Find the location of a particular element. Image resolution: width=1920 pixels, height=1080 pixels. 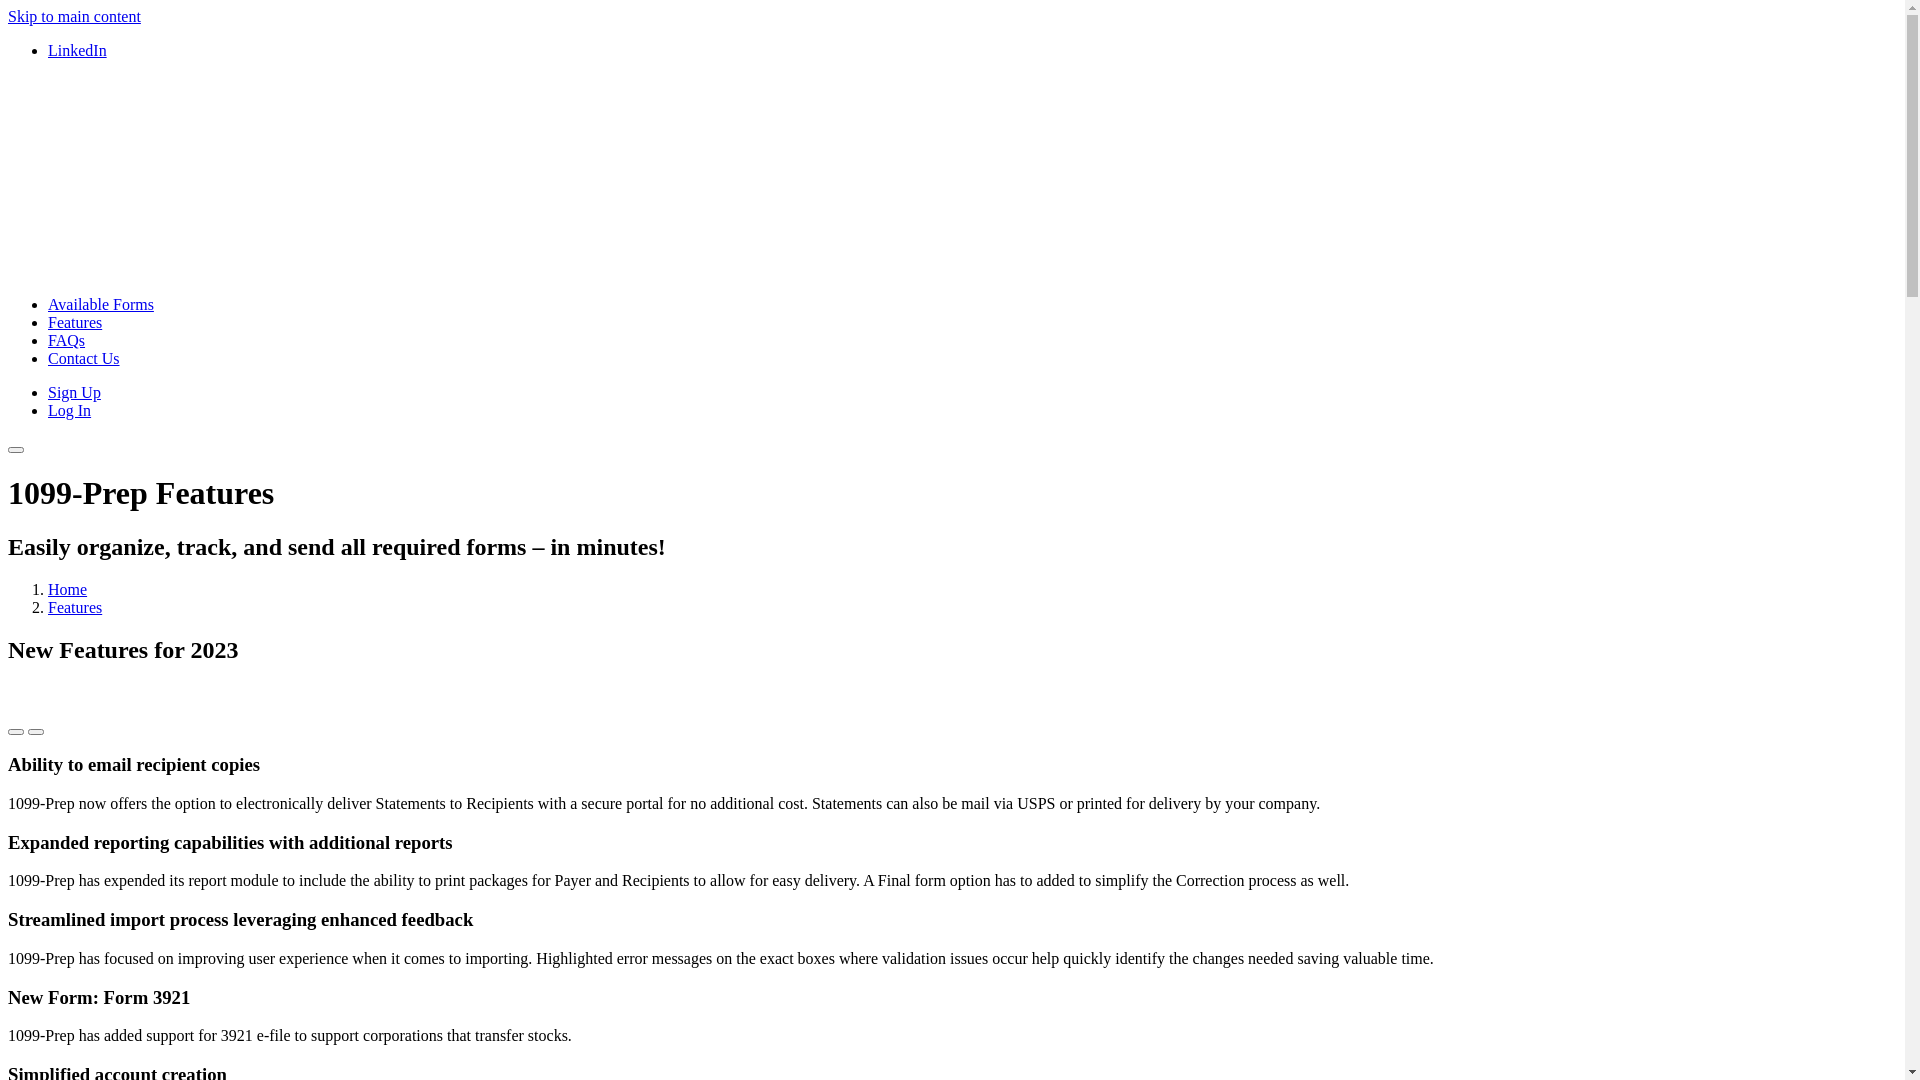

'Log In' is located at coordinates (69, 409).